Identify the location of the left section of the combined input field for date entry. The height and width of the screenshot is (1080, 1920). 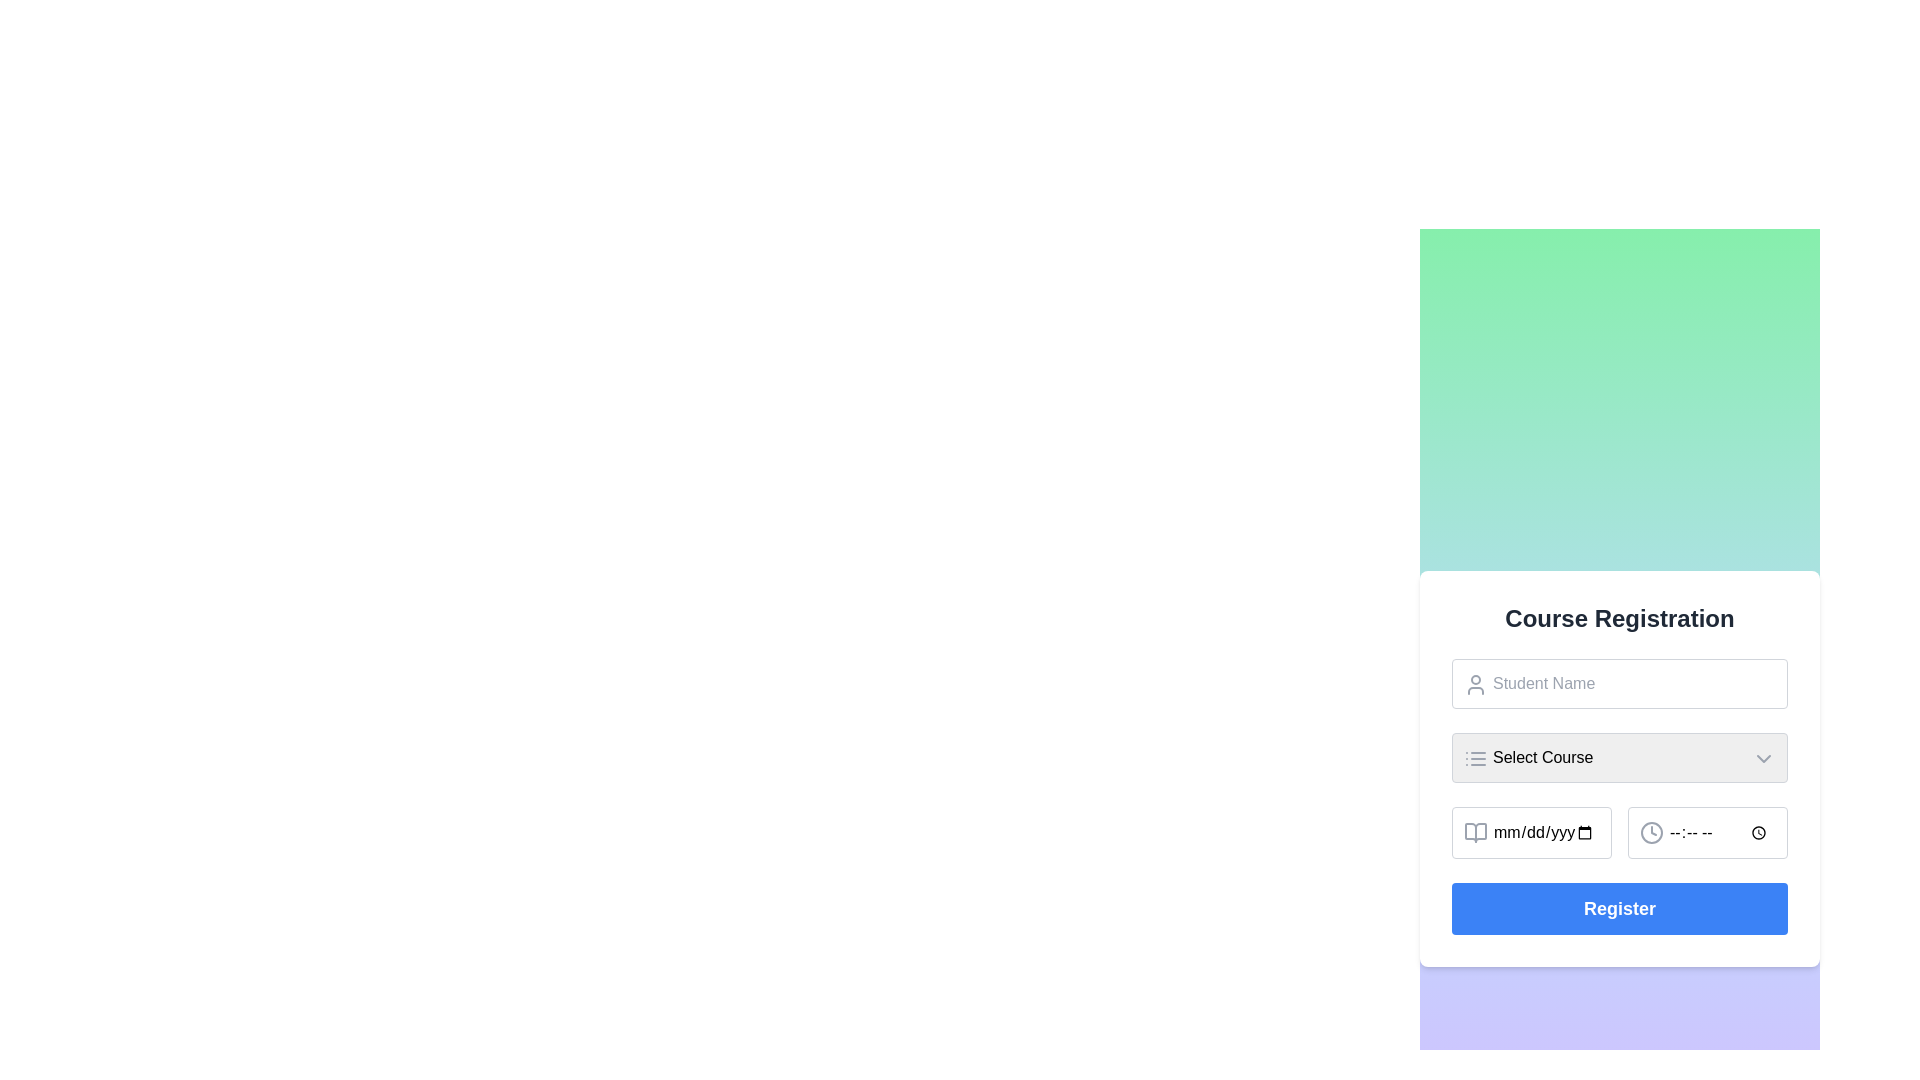
(1620, 833).